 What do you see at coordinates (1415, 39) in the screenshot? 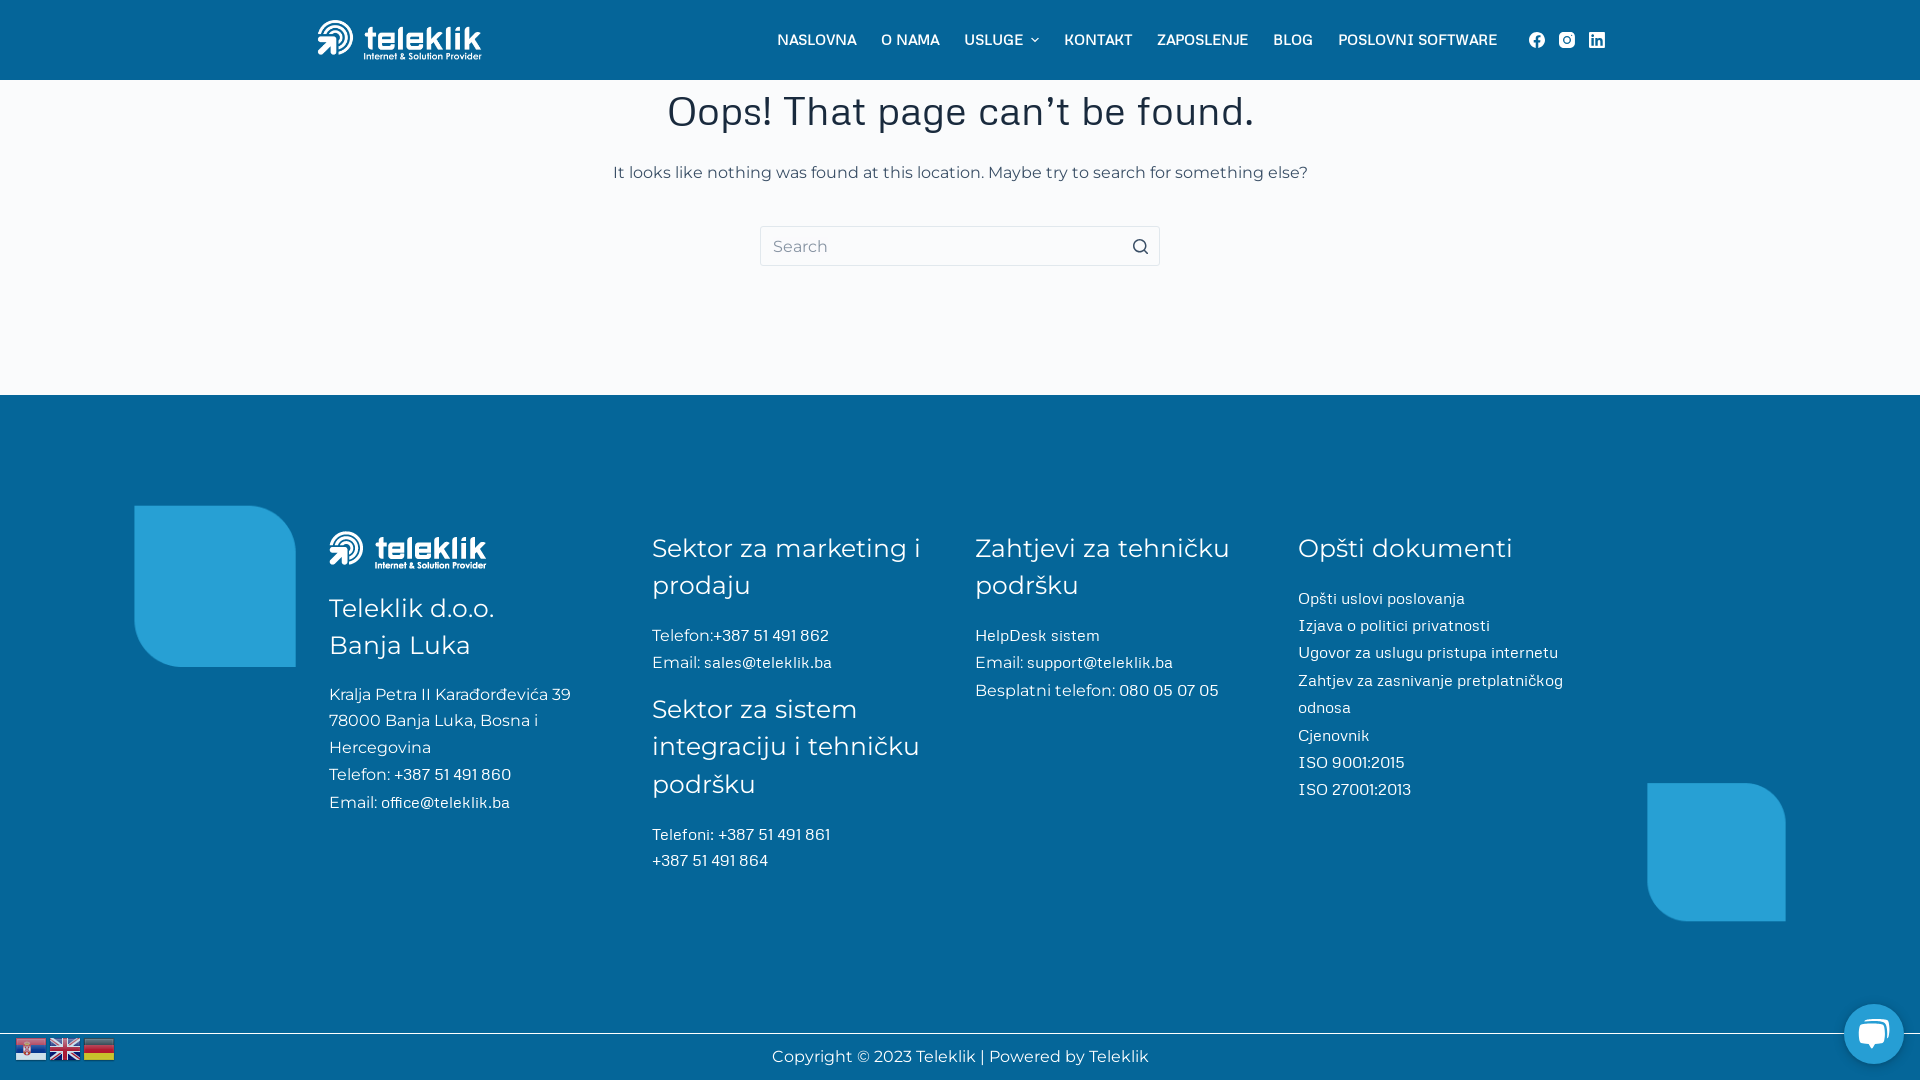
I see `'POSLOVNI SOFTWARE'` at bounding box center [1415, 39].